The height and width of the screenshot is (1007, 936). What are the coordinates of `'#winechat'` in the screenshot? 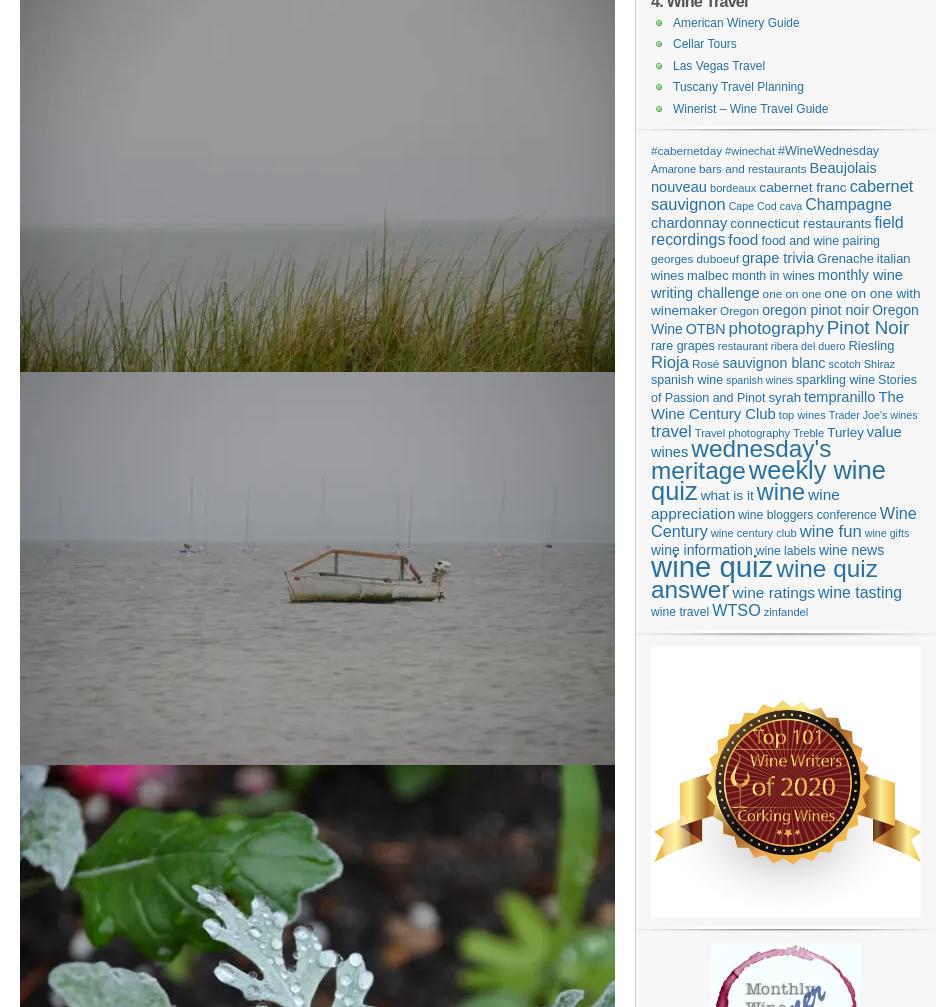 It's located at (750, 151).